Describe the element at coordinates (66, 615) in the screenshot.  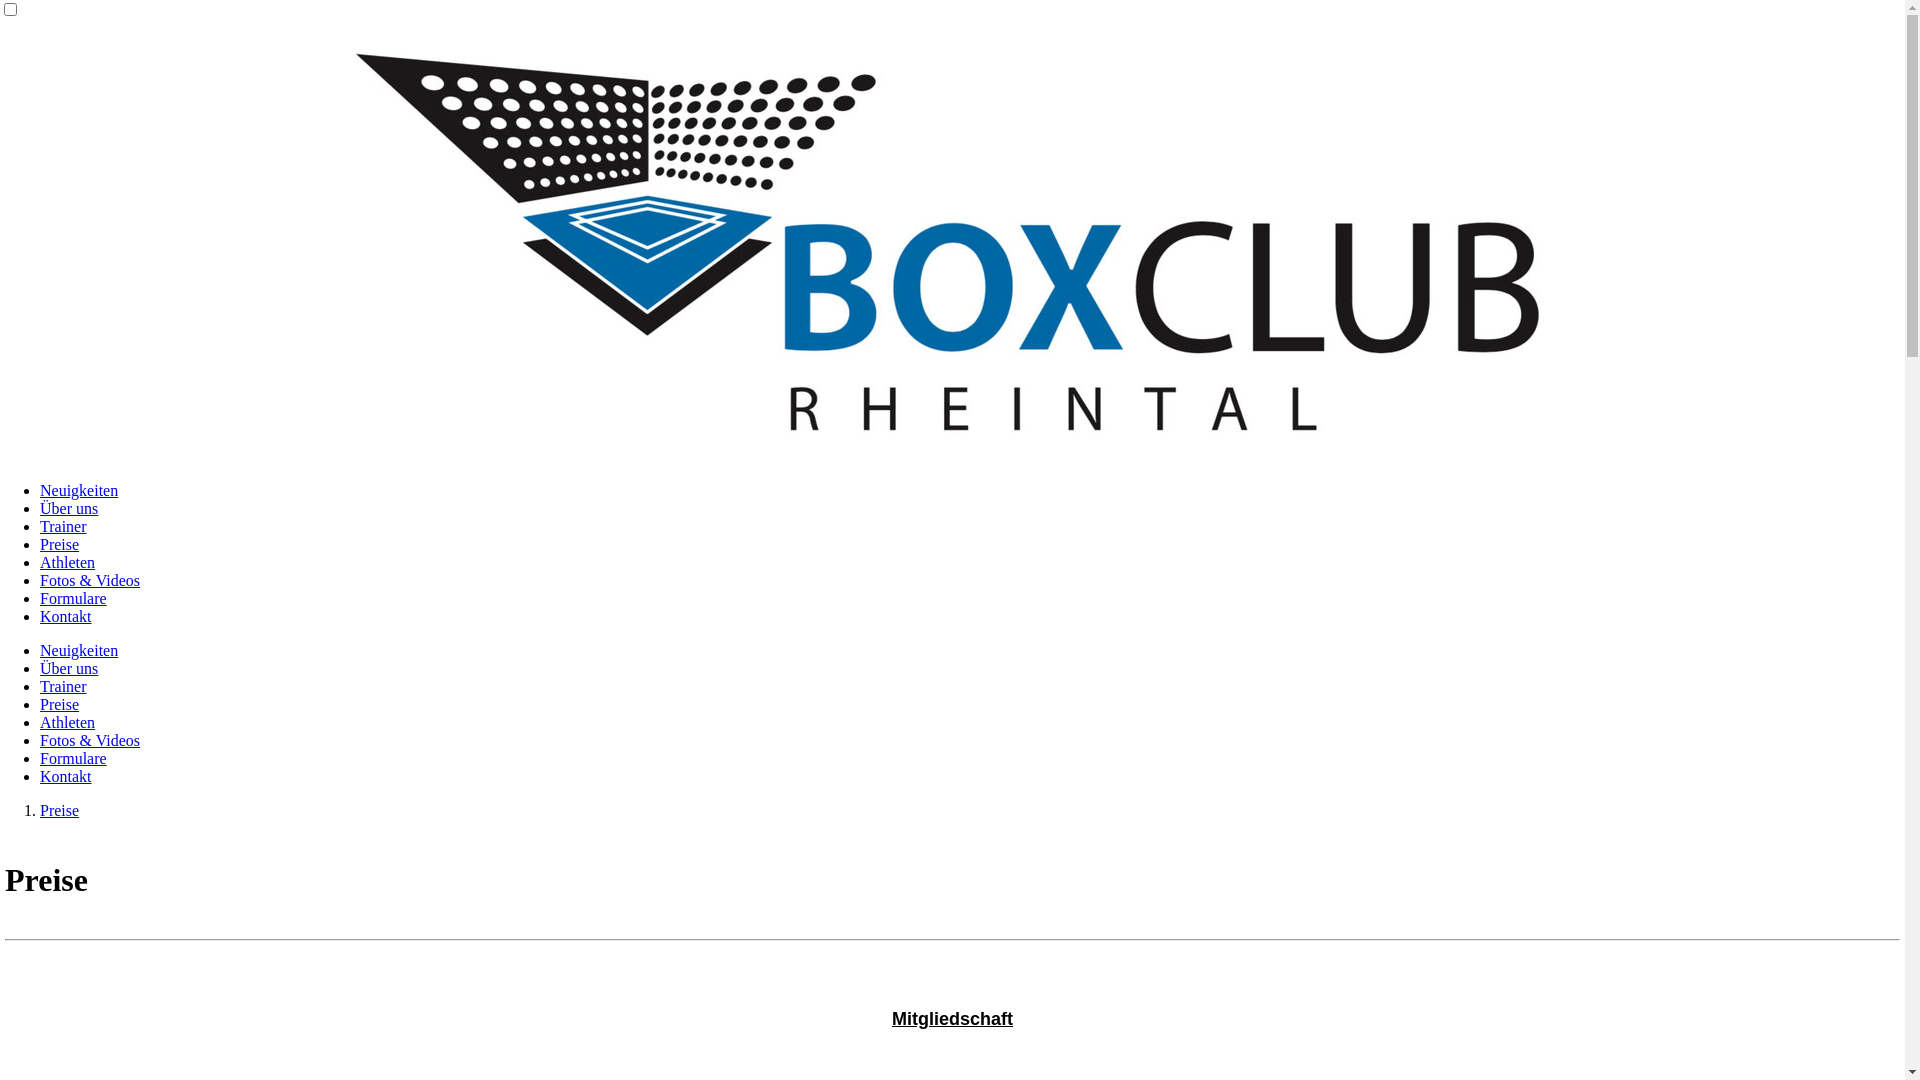
I see `'Kontakt'` at that location.